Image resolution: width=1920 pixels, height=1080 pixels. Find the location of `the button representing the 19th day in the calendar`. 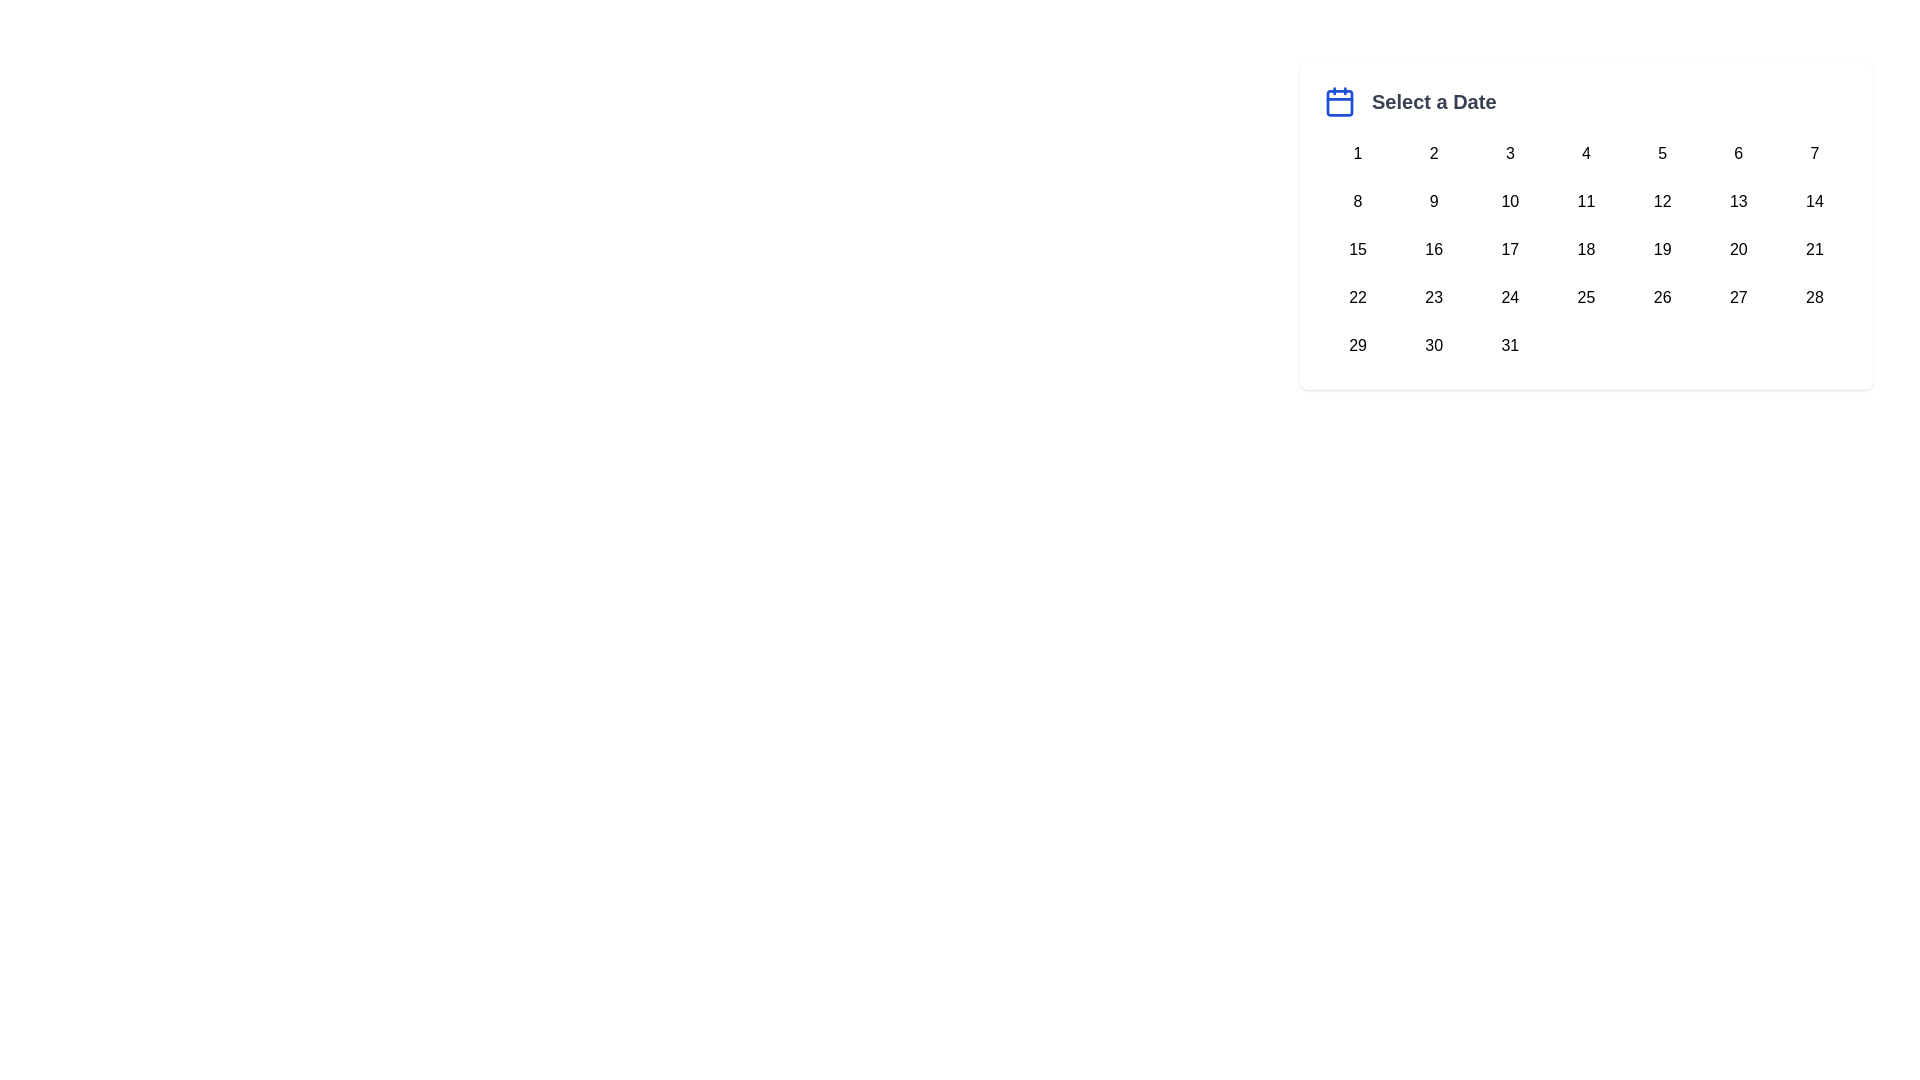

the button representing the 19th day in the calendar is located at coordinates (1662, 249).